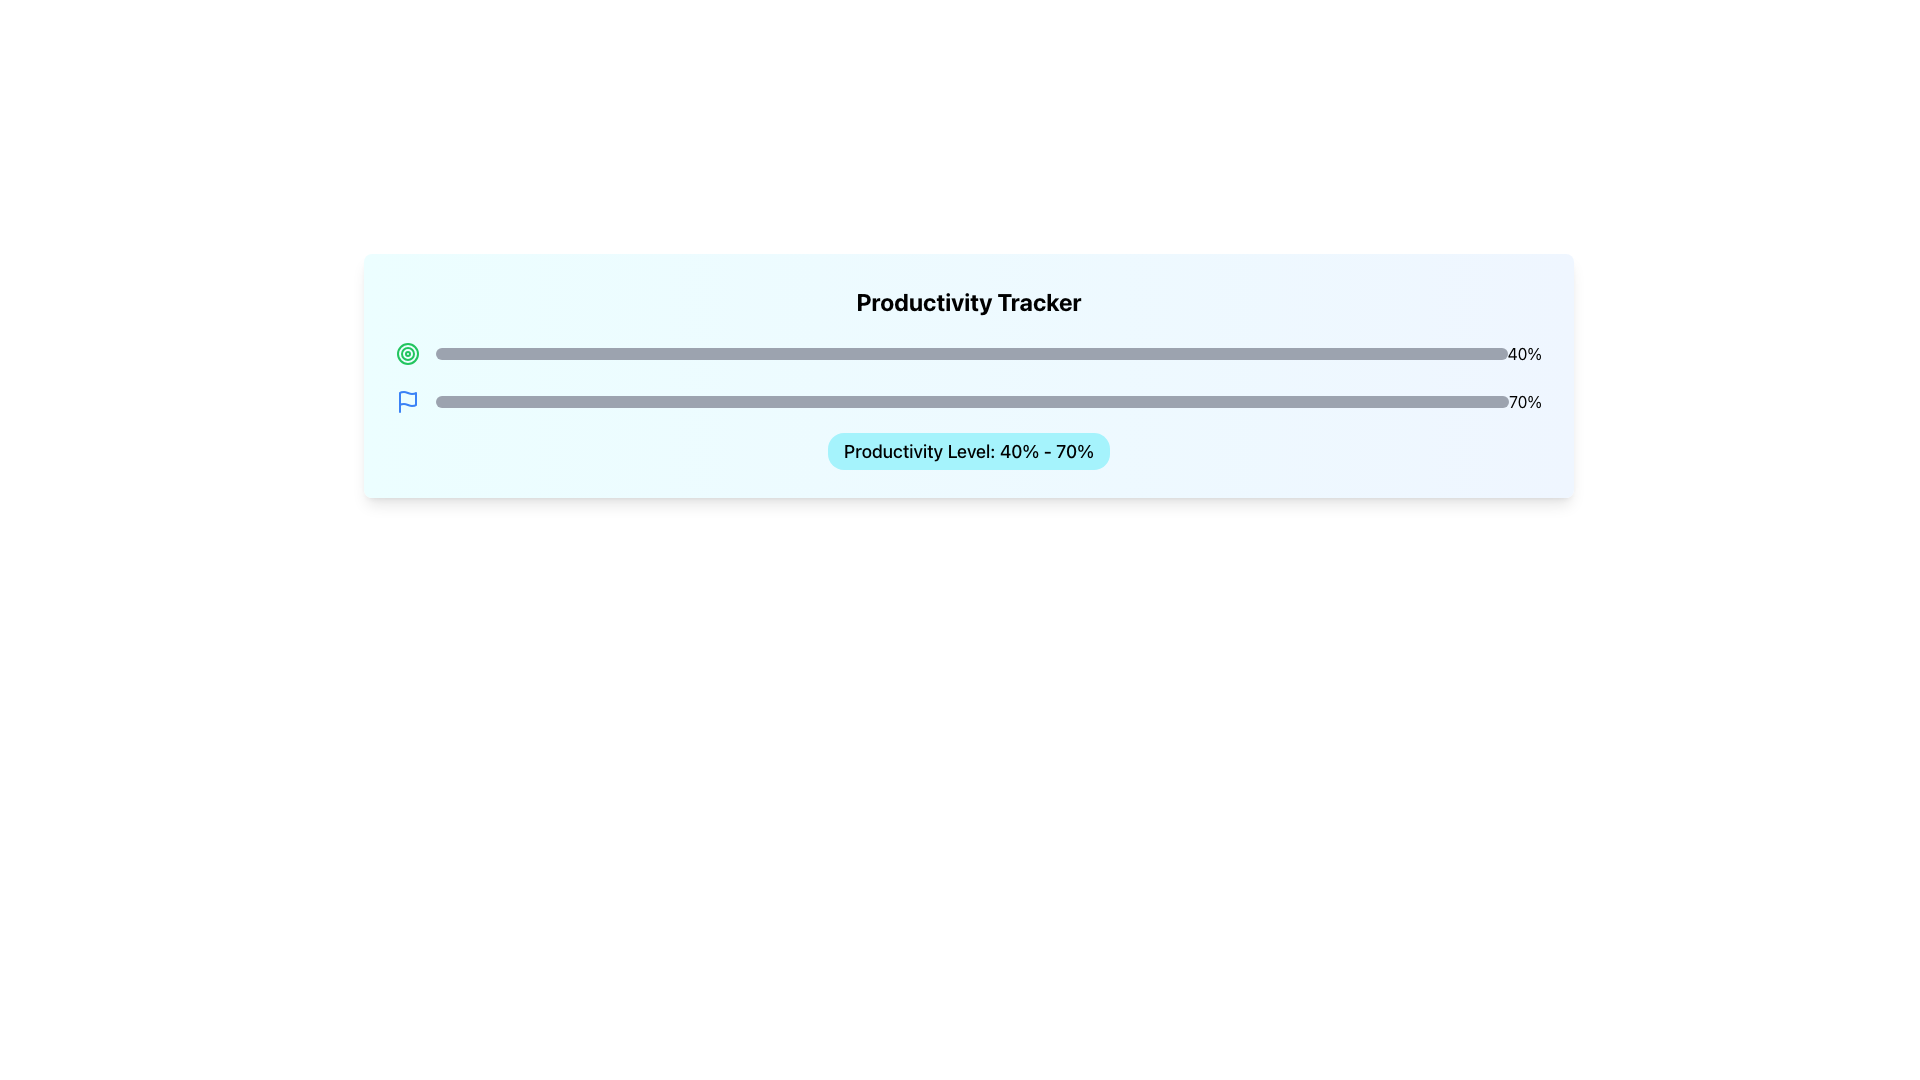 This screenshot has height=1080, width=1920. I want to click on the progress value, so click(833, 401).